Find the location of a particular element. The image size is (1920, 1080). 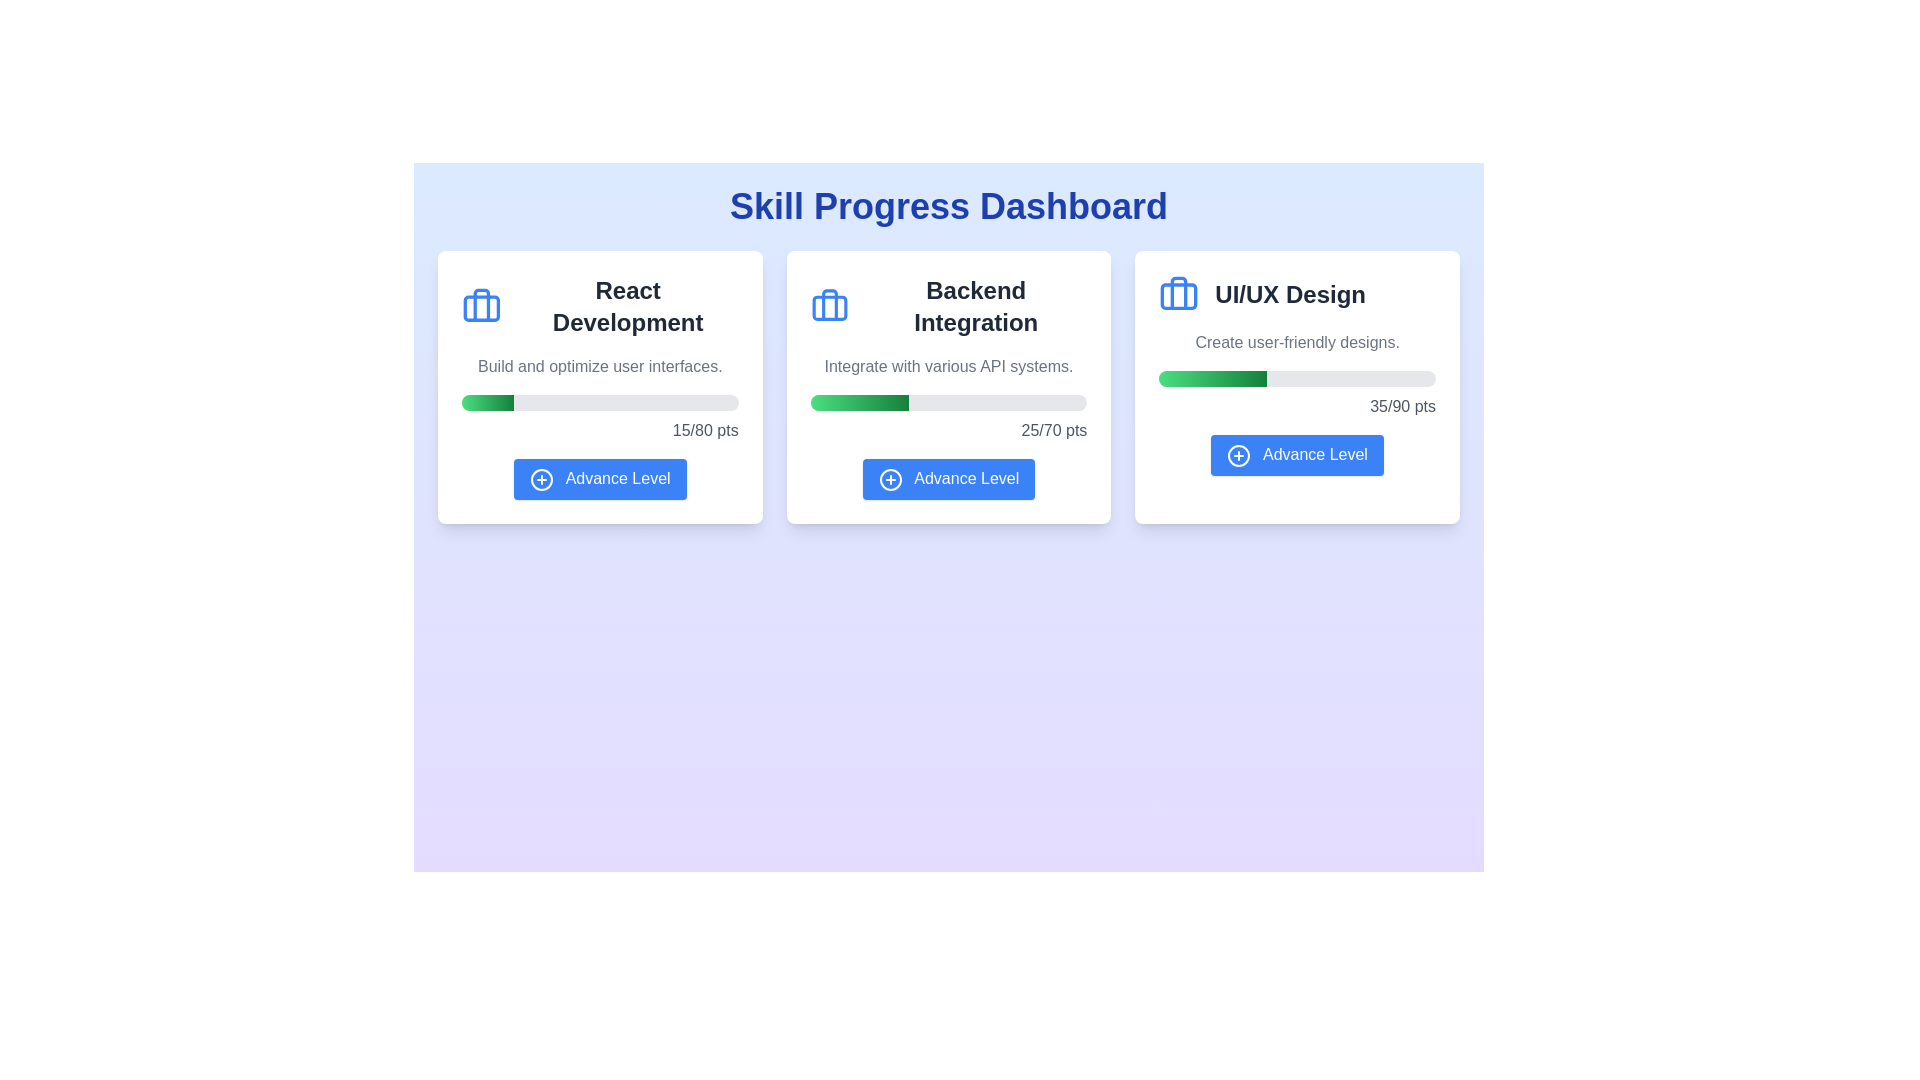

the circular graphical icon inside the blue 'Advance Level' button located in the React Development area of the dashboard is located at coordinates (542, 479).